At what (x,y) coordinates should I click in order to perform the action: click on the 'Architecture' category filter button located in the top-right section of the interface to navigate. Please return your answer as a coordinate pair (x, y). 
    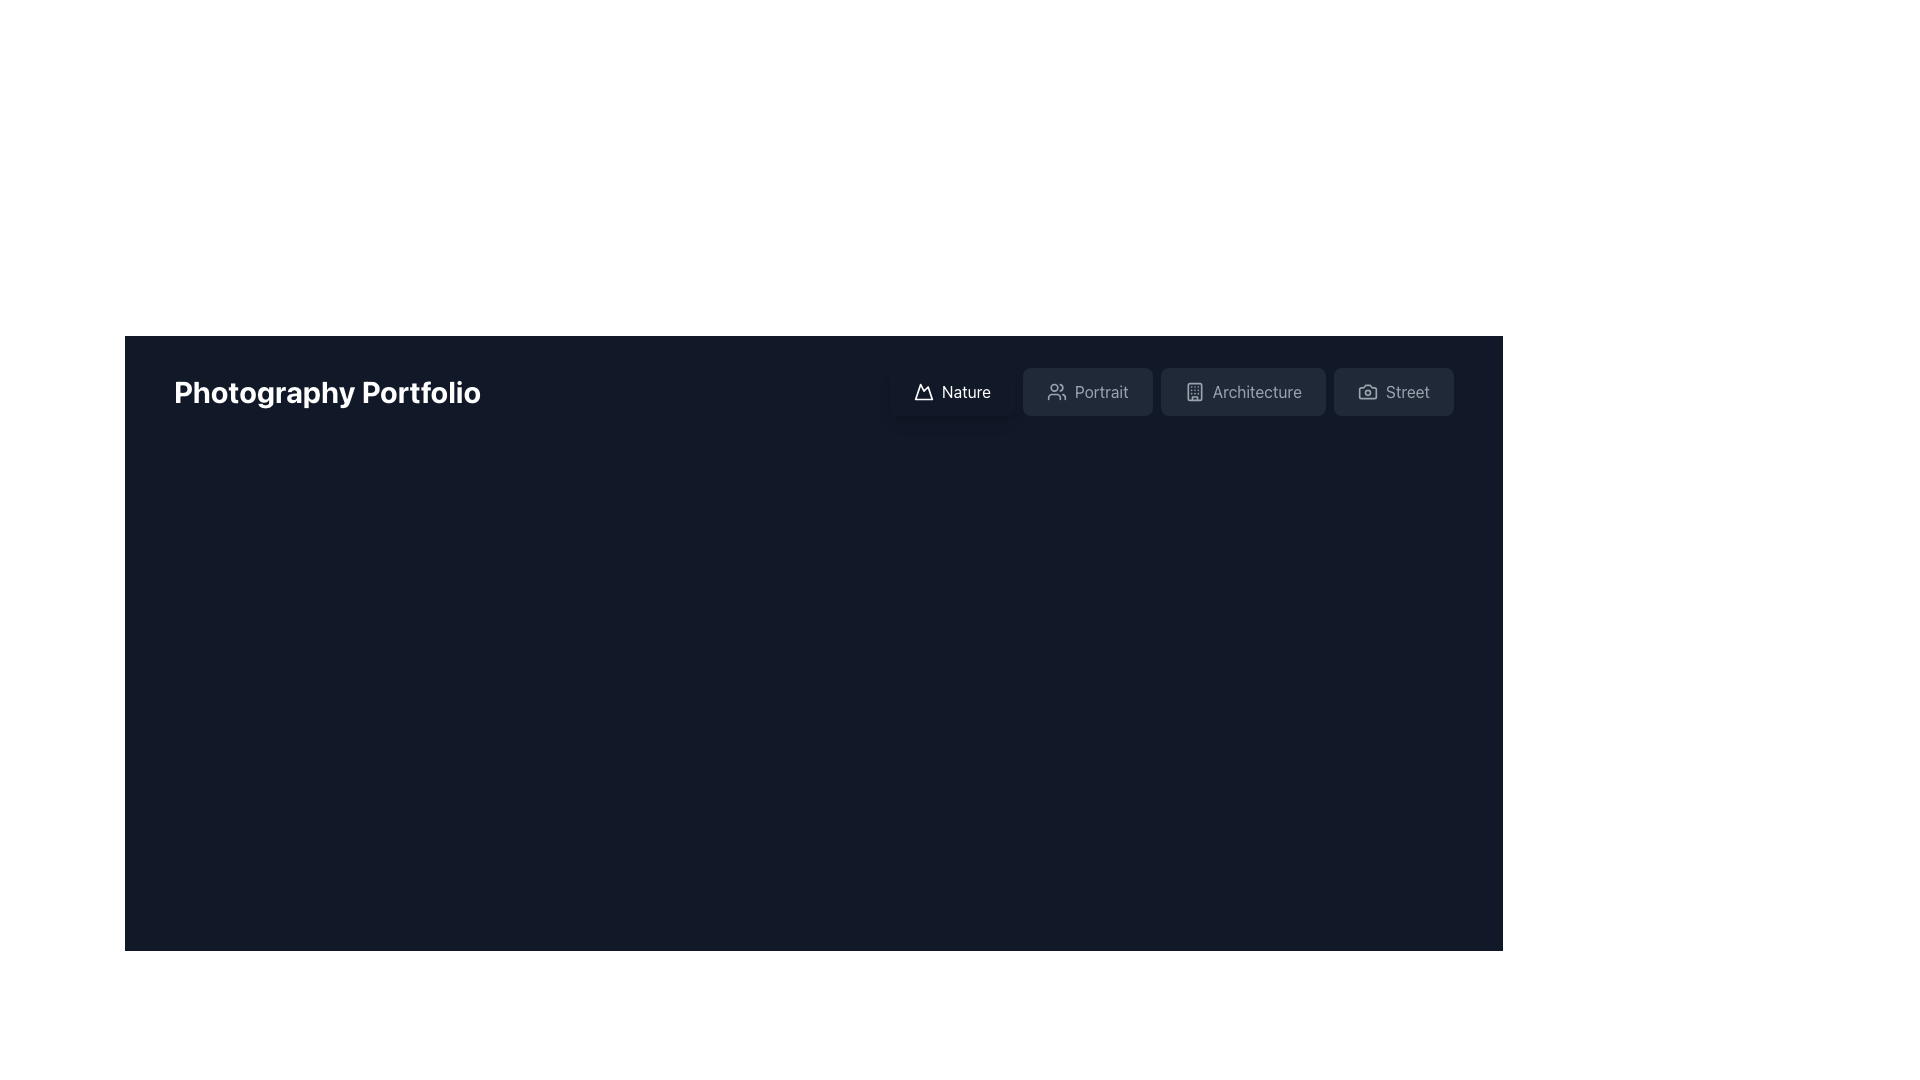
    Looking at the image, I should click on (1171, 392).